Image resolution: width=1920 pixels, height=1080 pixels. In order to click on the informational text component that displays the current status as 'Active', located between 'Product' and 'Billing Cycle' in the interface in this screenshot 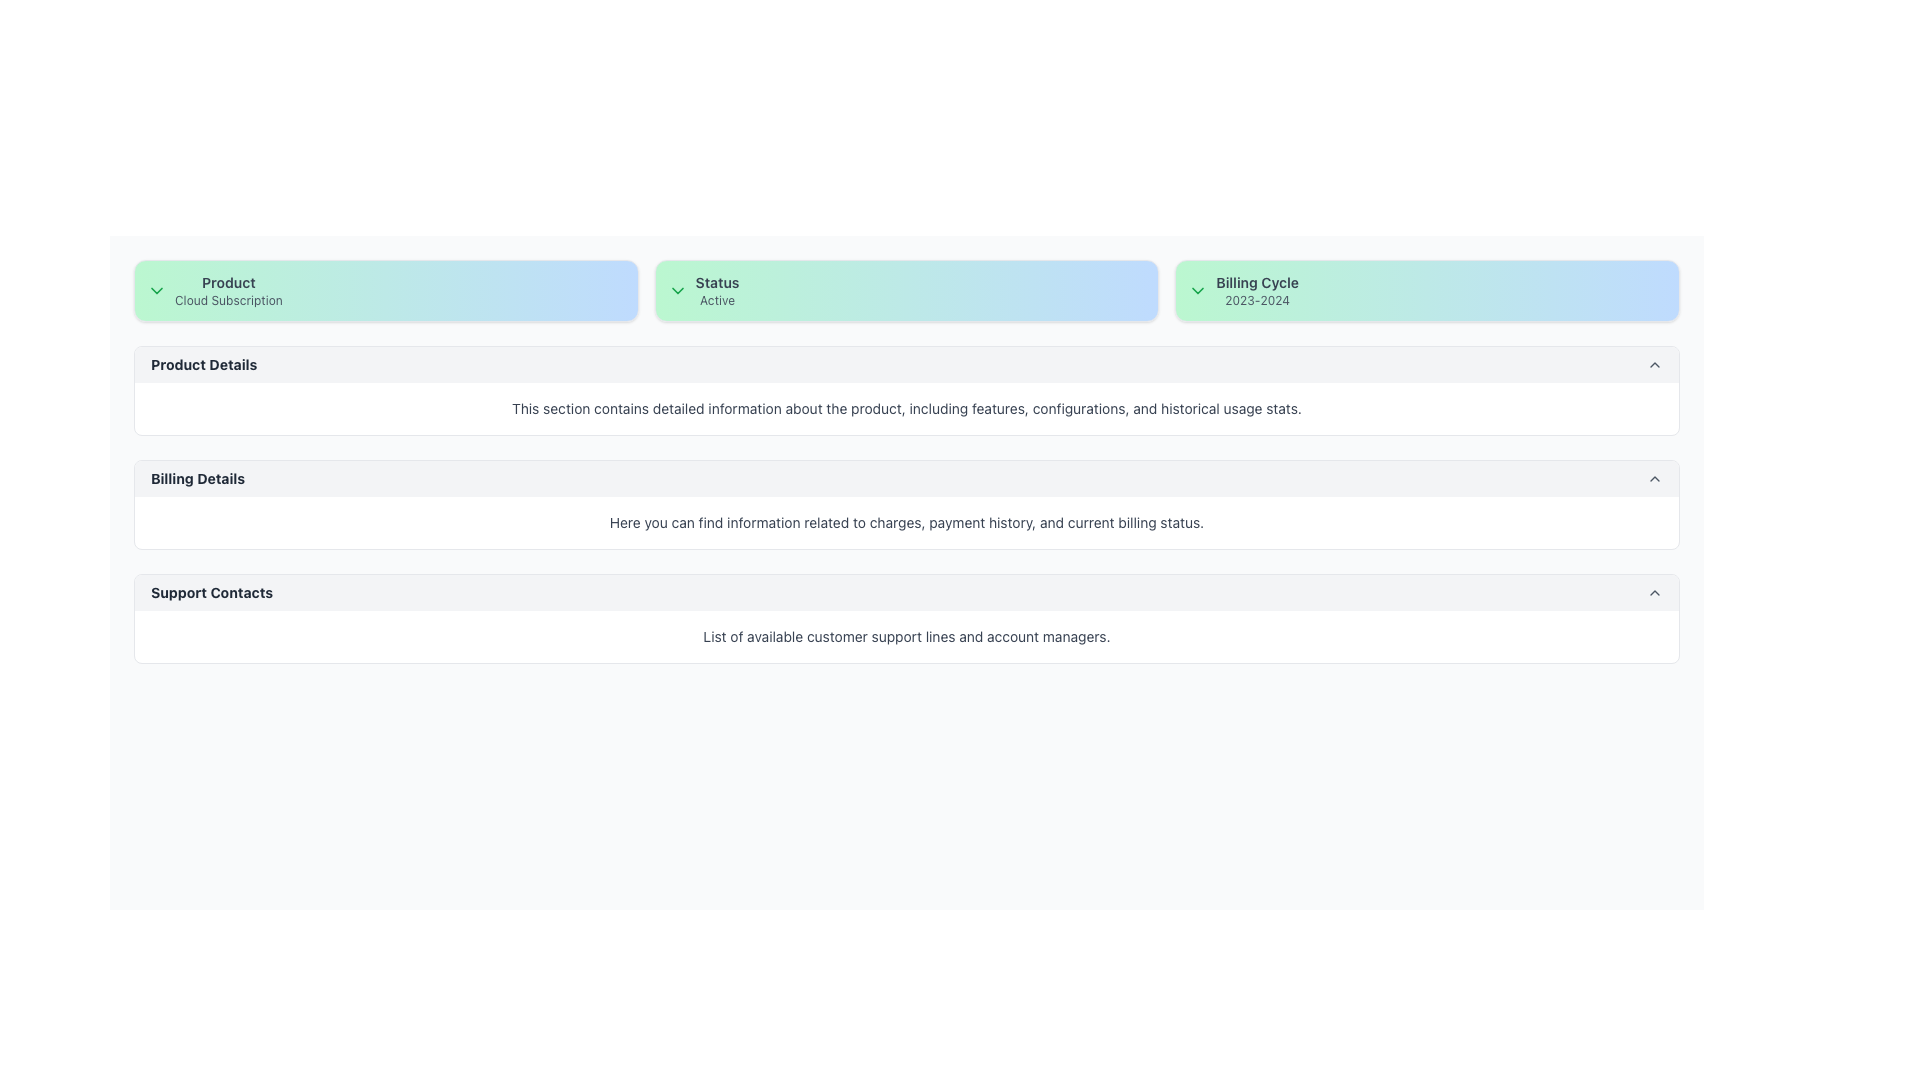, I will do `click(717, 290)`.